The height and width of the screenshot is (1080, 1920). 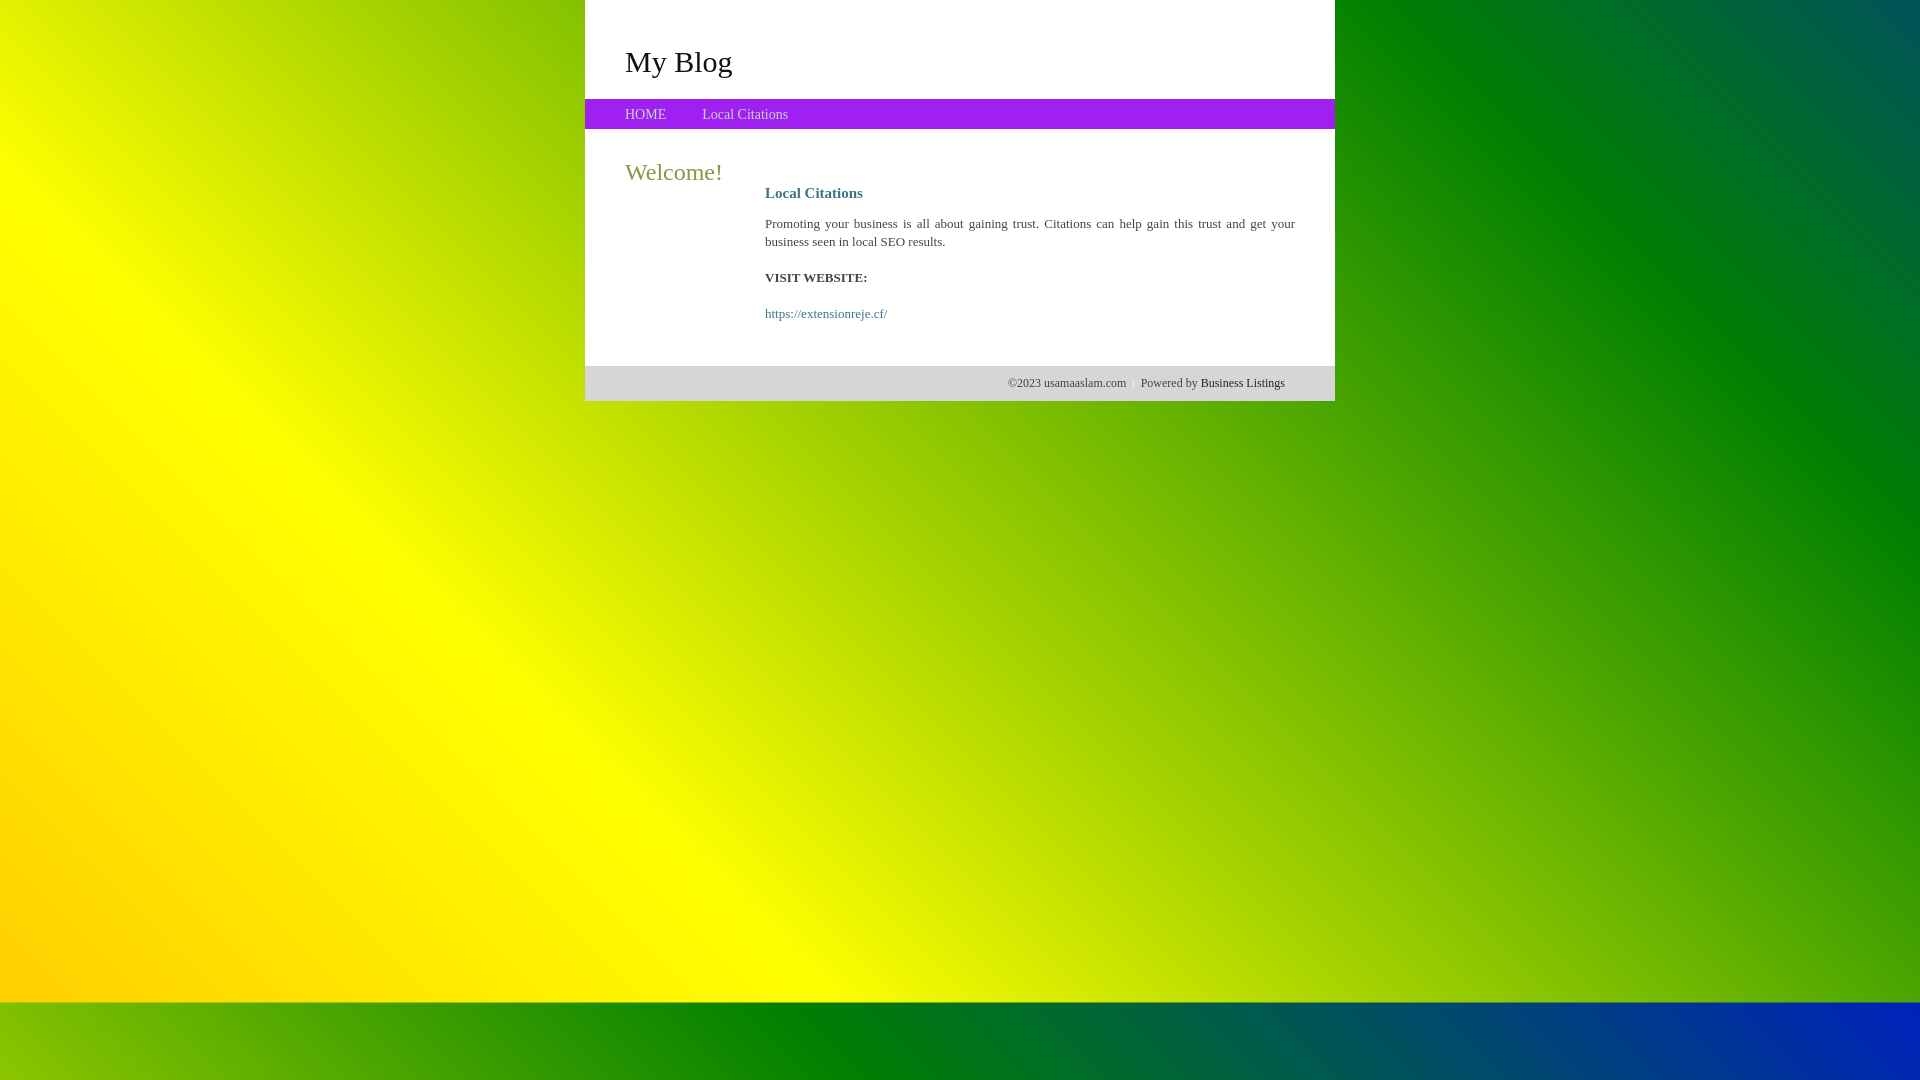 I want to click on 'HOME', so click(x=645, y=114).